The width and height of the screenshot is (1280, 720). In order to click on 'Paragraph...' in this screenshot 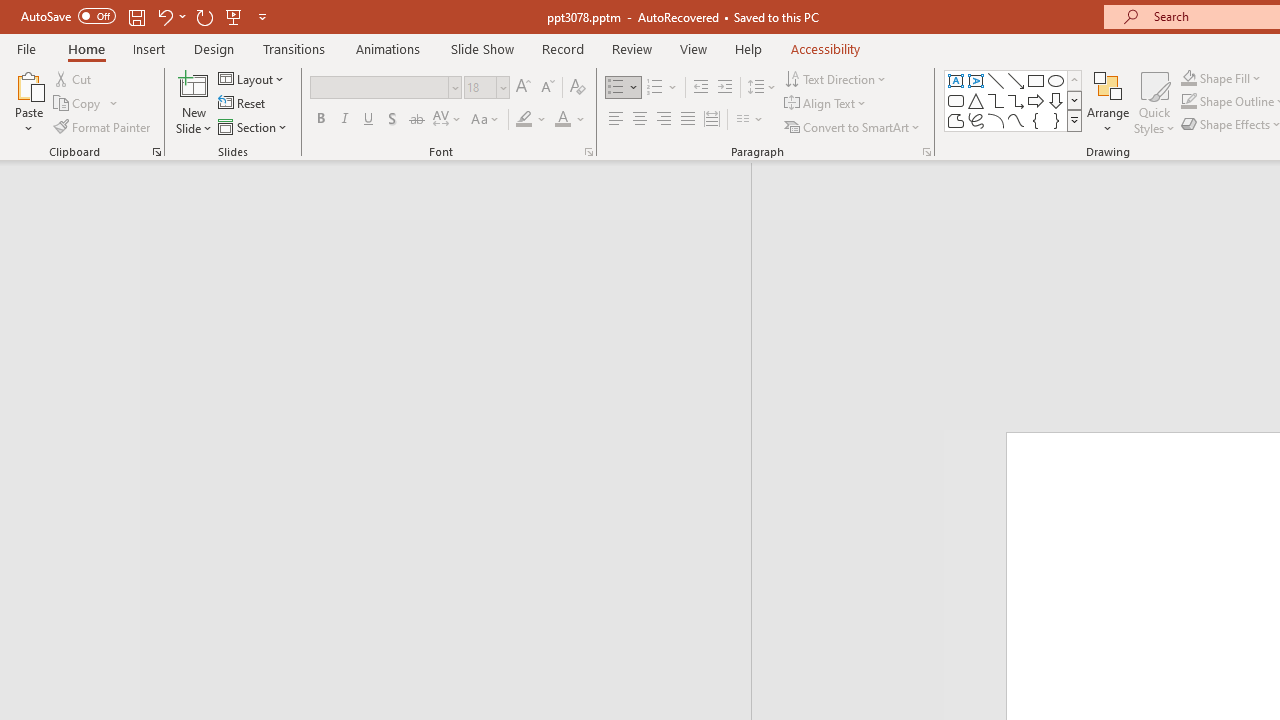, I will do `click(925, 150)`.